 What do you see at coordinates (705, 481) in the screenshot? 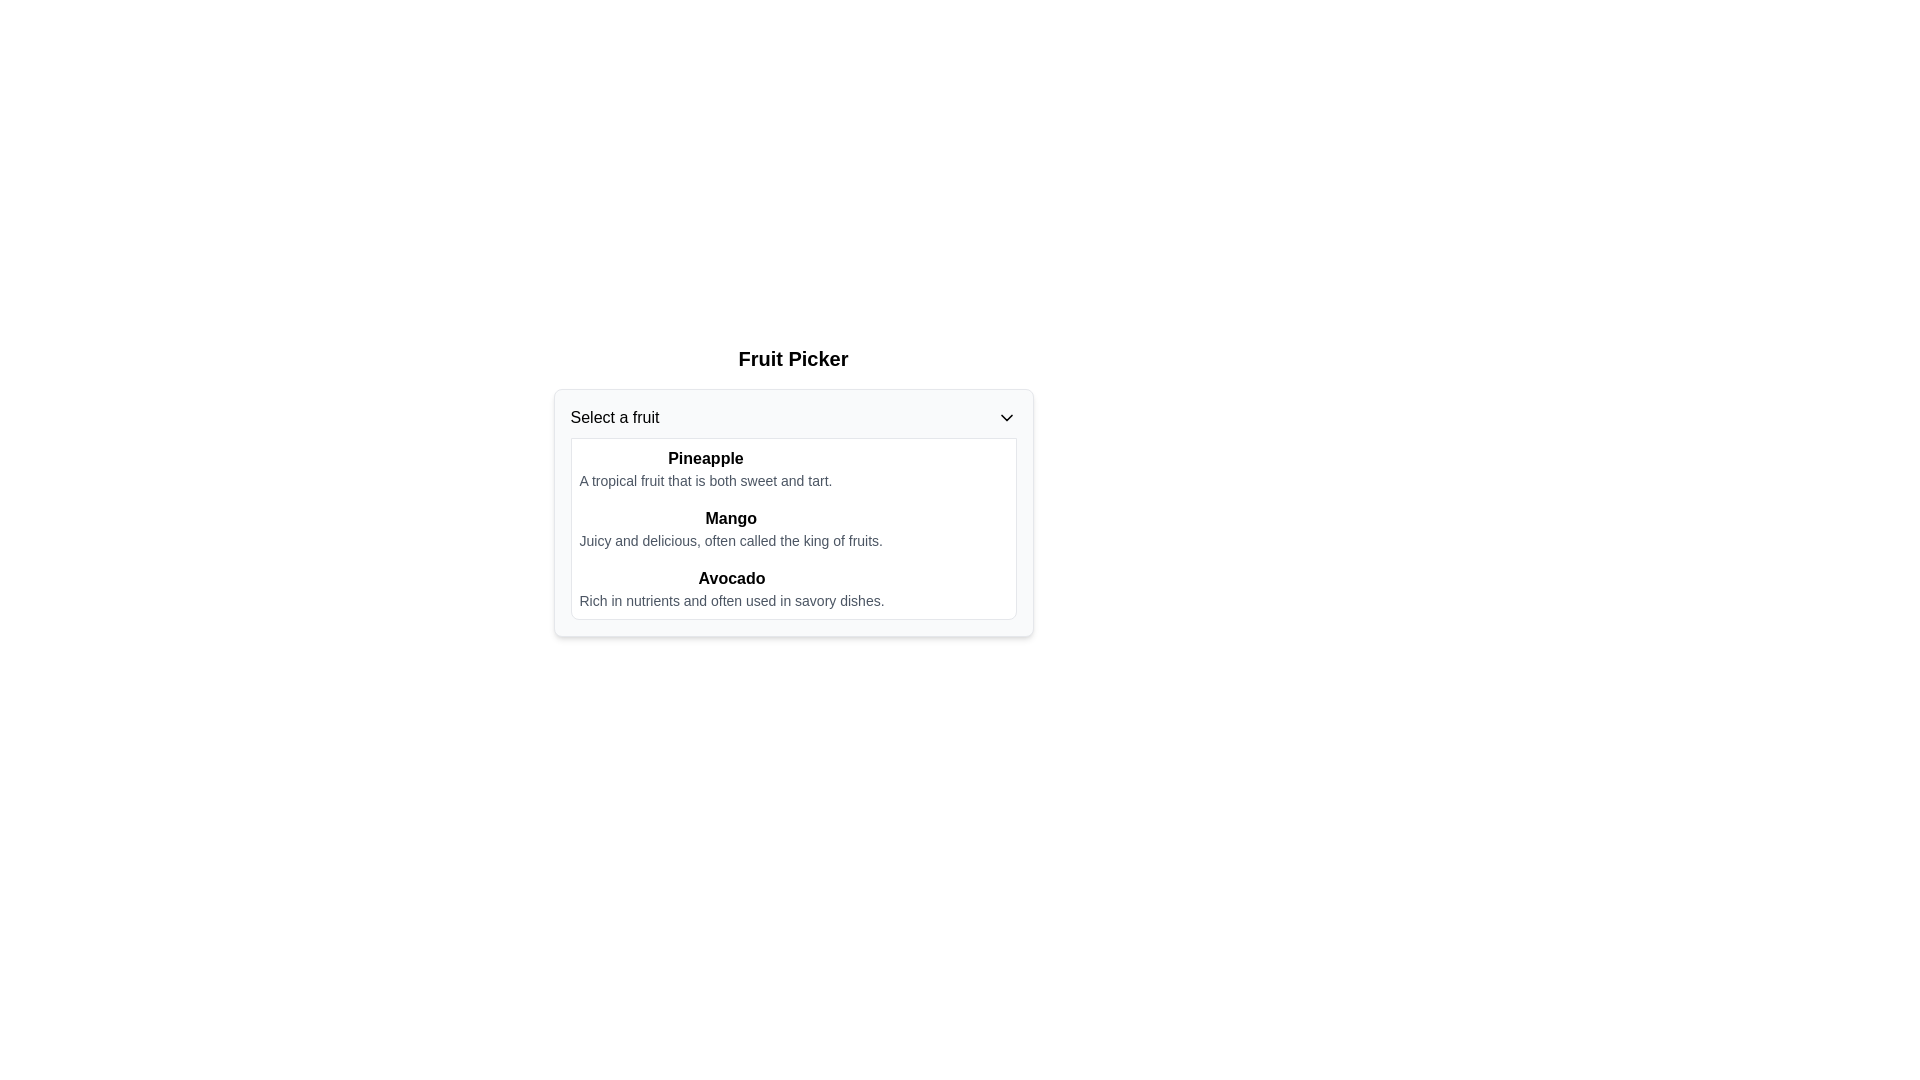
I see `the single line of light gray text located directly under the bolded text 'Pineapple' within the dropdown menu labeled 'Select a fruit'` at bounding box center [705, 481].